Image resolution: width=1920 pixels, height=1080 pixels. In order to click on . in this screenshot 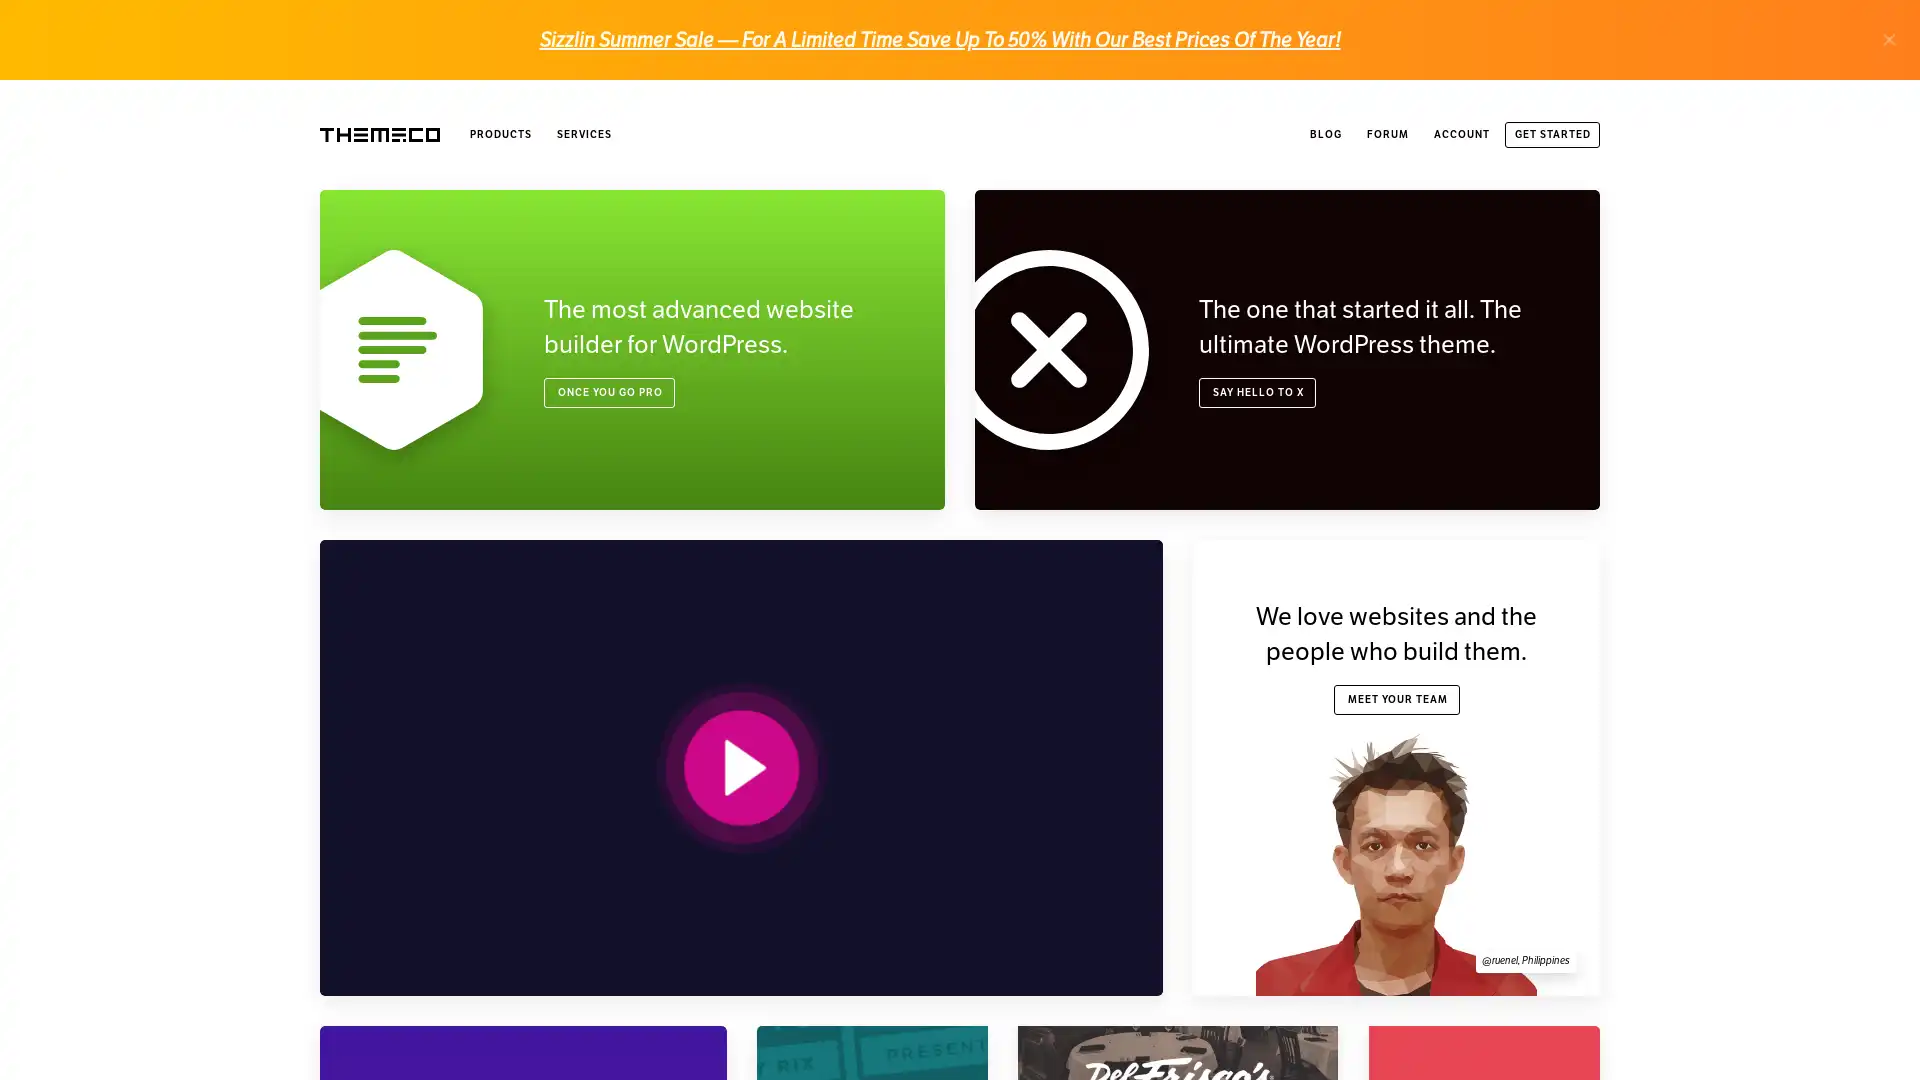, I will do `click(1889, 39)`.